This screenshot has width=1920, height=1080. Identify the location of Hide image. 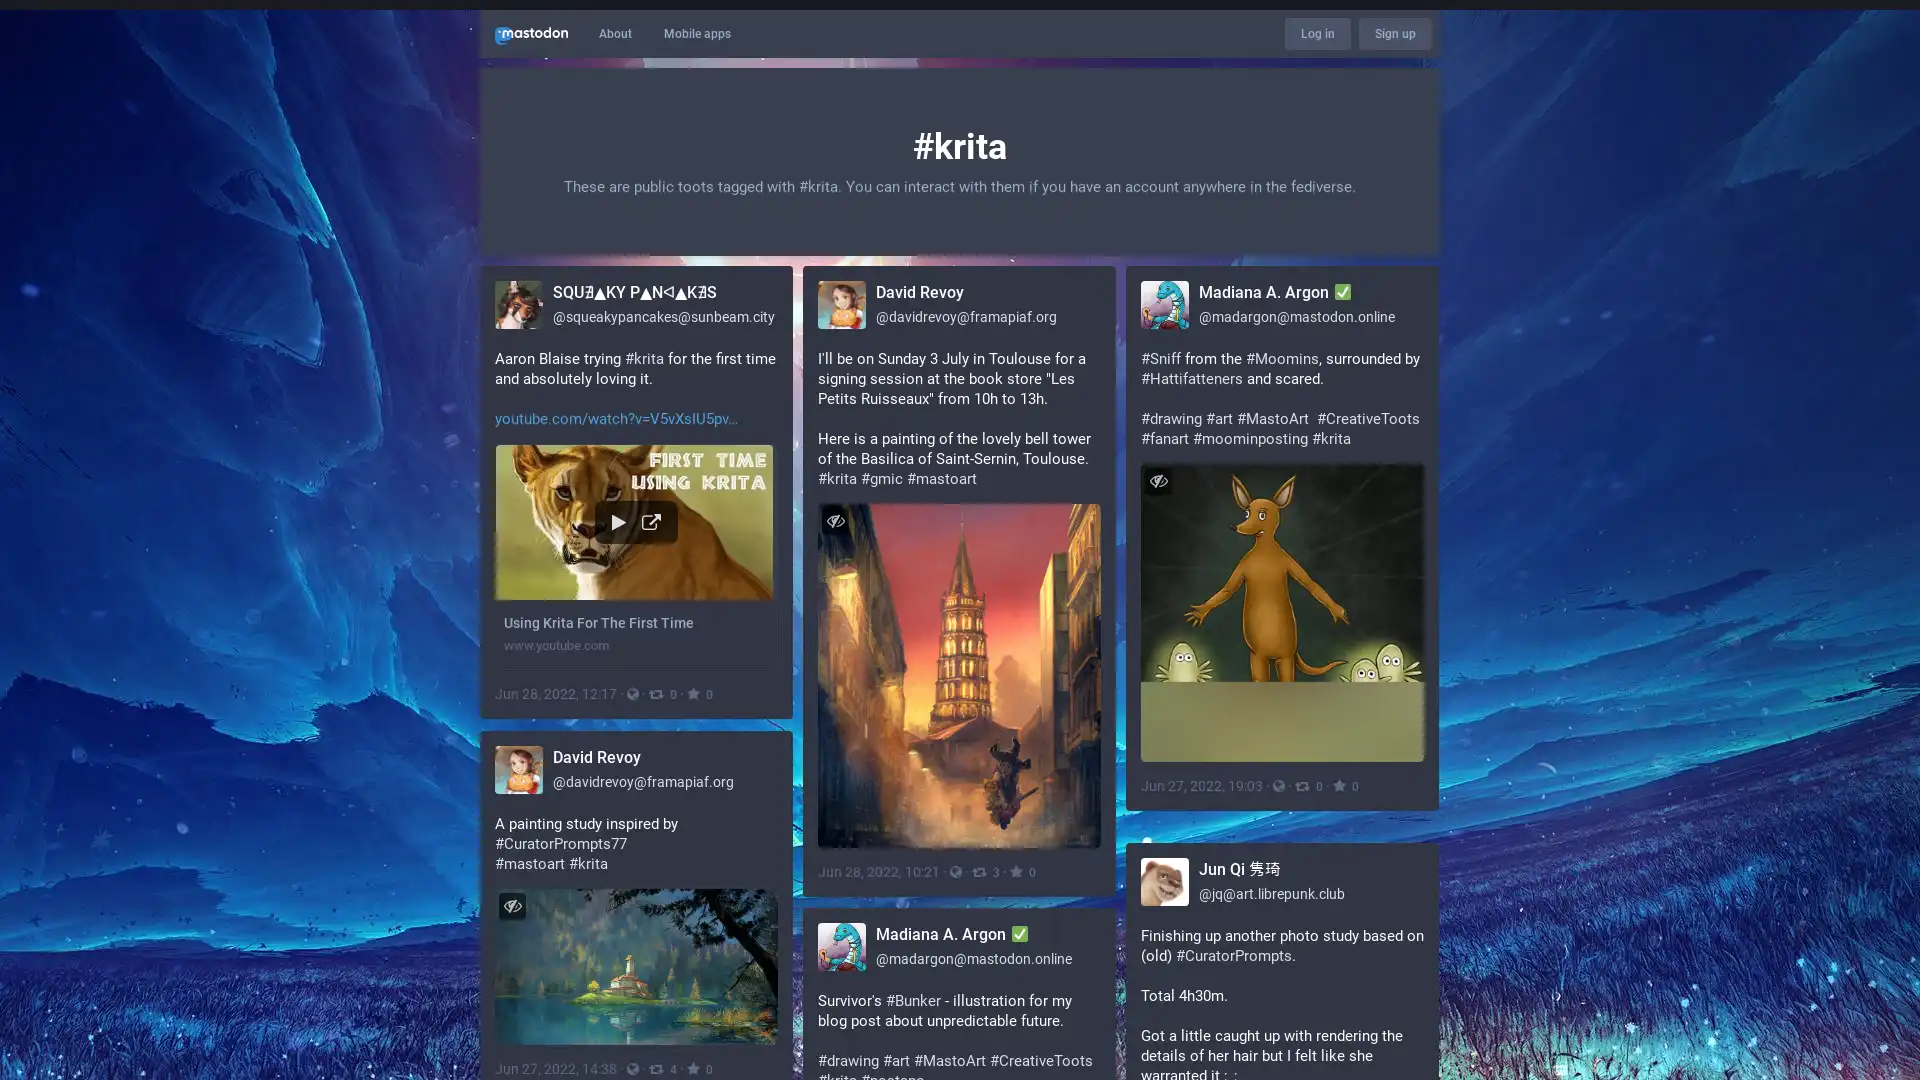
(835, 519).